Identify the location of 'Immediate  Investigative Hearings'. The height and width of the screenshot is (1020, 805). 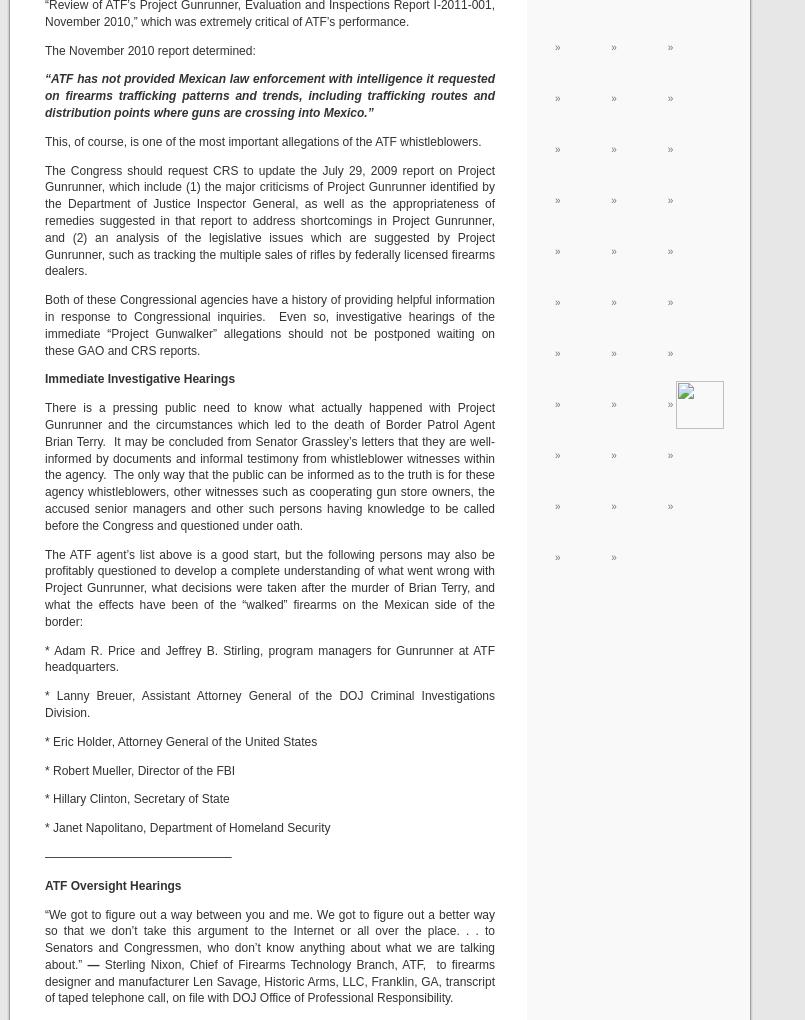
(139, 378).